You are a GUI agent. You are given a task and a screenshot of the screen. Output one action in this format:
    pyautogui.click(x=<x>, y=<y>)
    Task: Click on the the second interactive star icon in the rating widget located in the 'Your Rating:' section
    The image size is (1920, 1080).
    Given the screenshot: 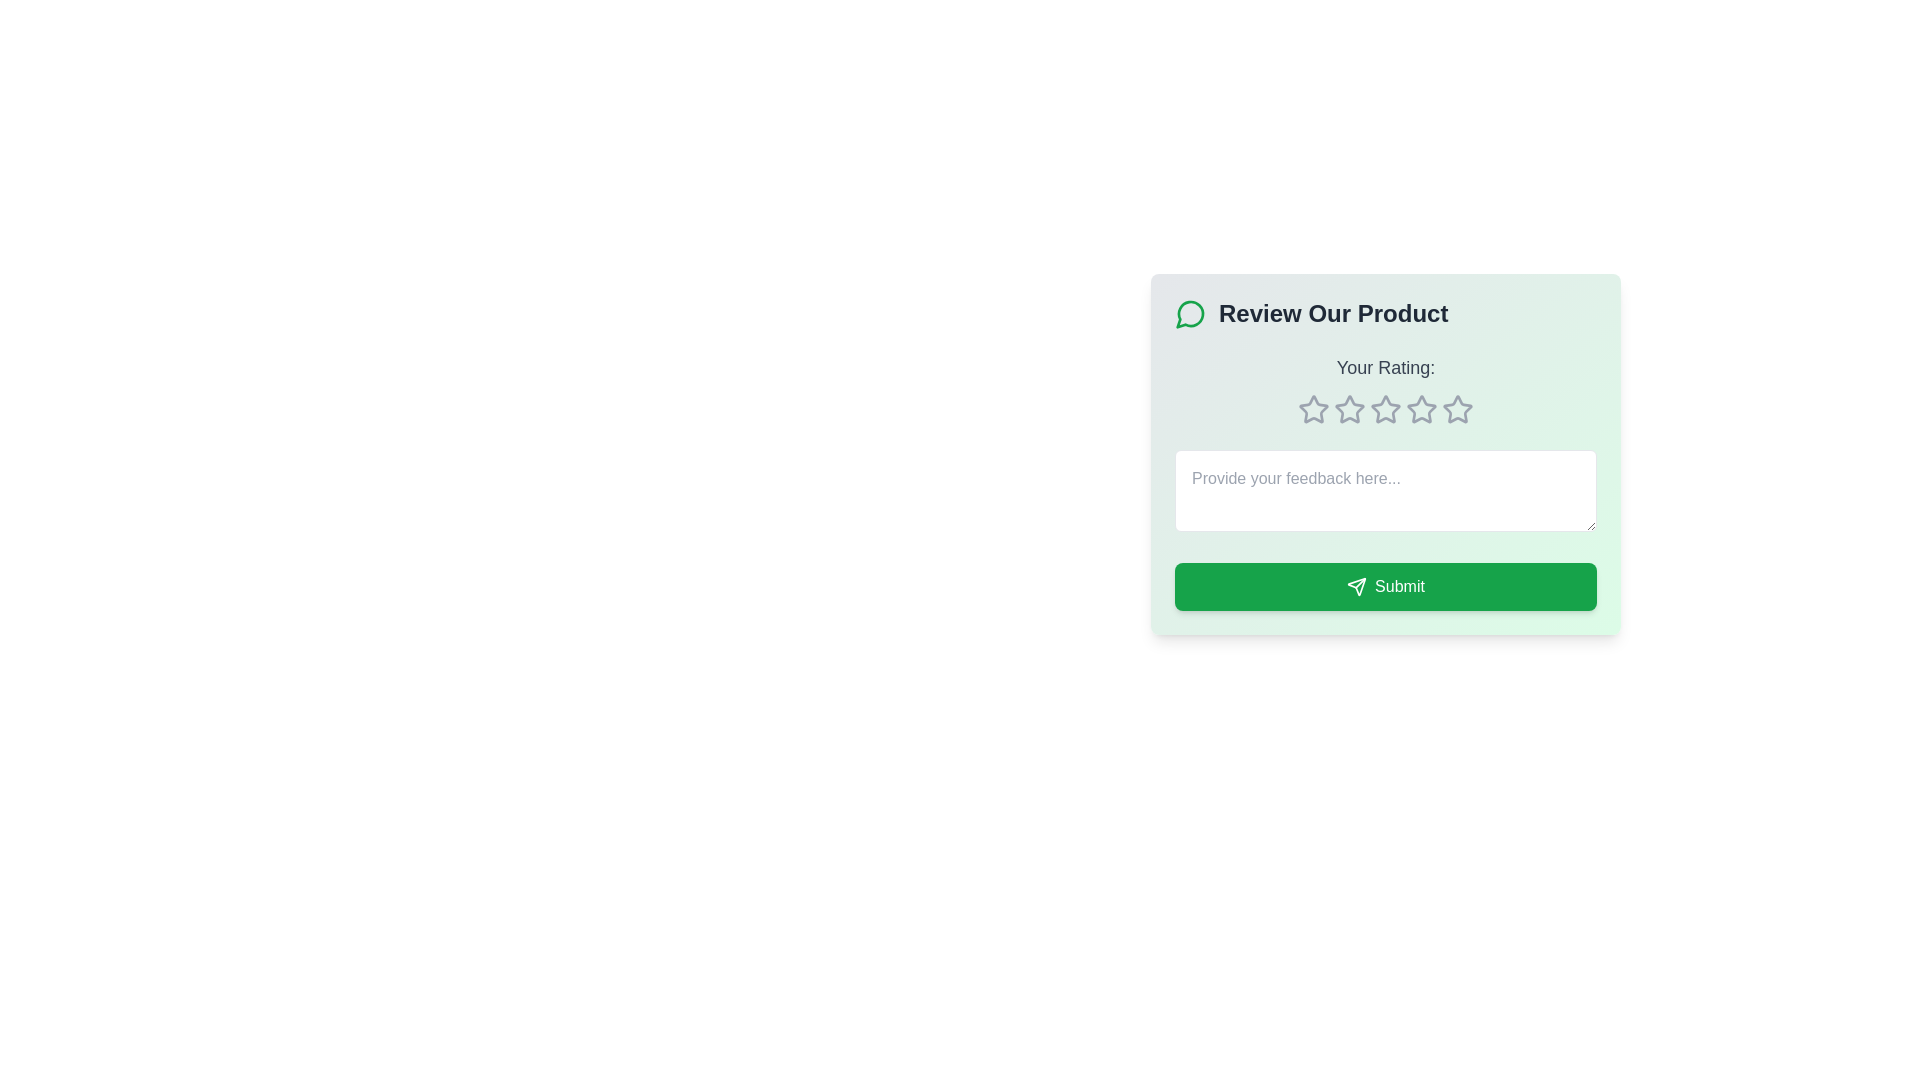 What is the action you would take?
    pyautogui.click(x=1385, y=408)
    